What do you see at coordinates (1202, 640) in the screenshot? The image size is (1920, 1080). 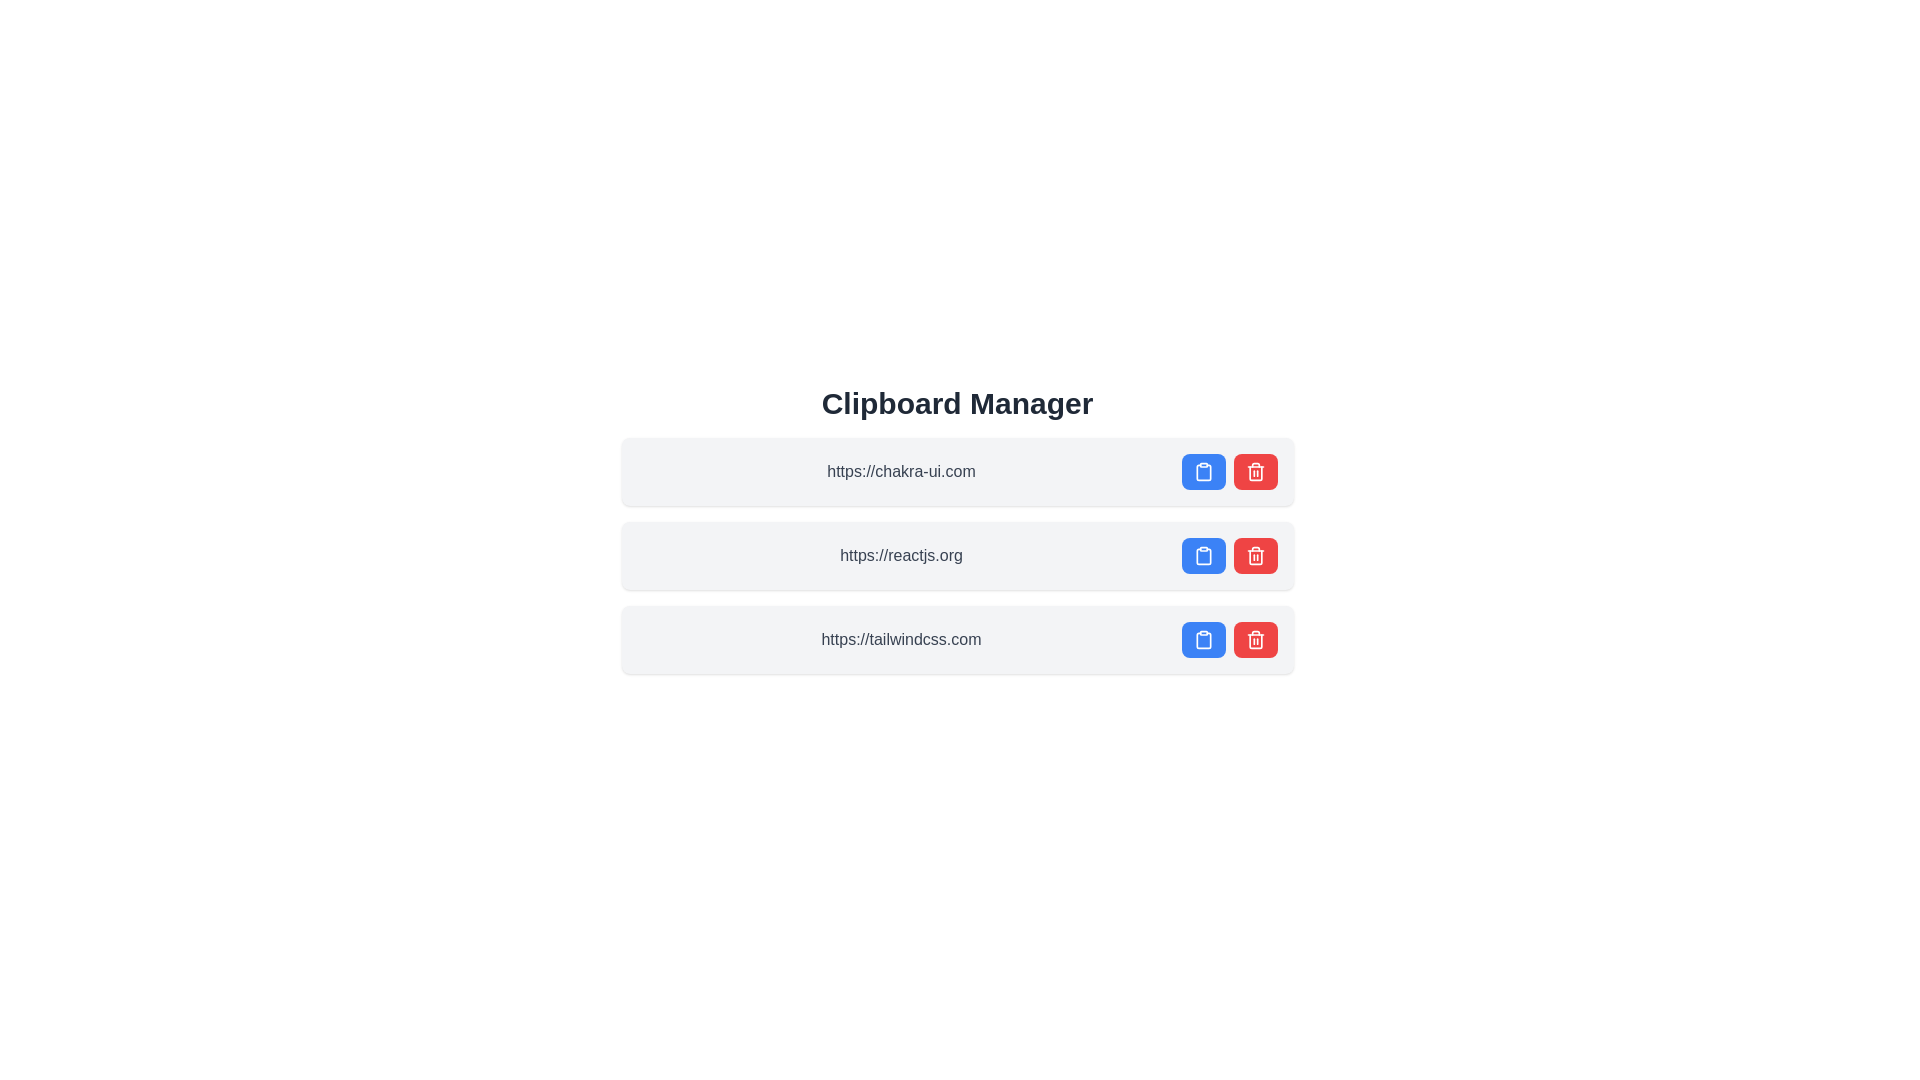 I see `the button that copies the URL for the 'tailwindcss.com' entry in the clipboard manager interface` at bounding box center [1202, 640].